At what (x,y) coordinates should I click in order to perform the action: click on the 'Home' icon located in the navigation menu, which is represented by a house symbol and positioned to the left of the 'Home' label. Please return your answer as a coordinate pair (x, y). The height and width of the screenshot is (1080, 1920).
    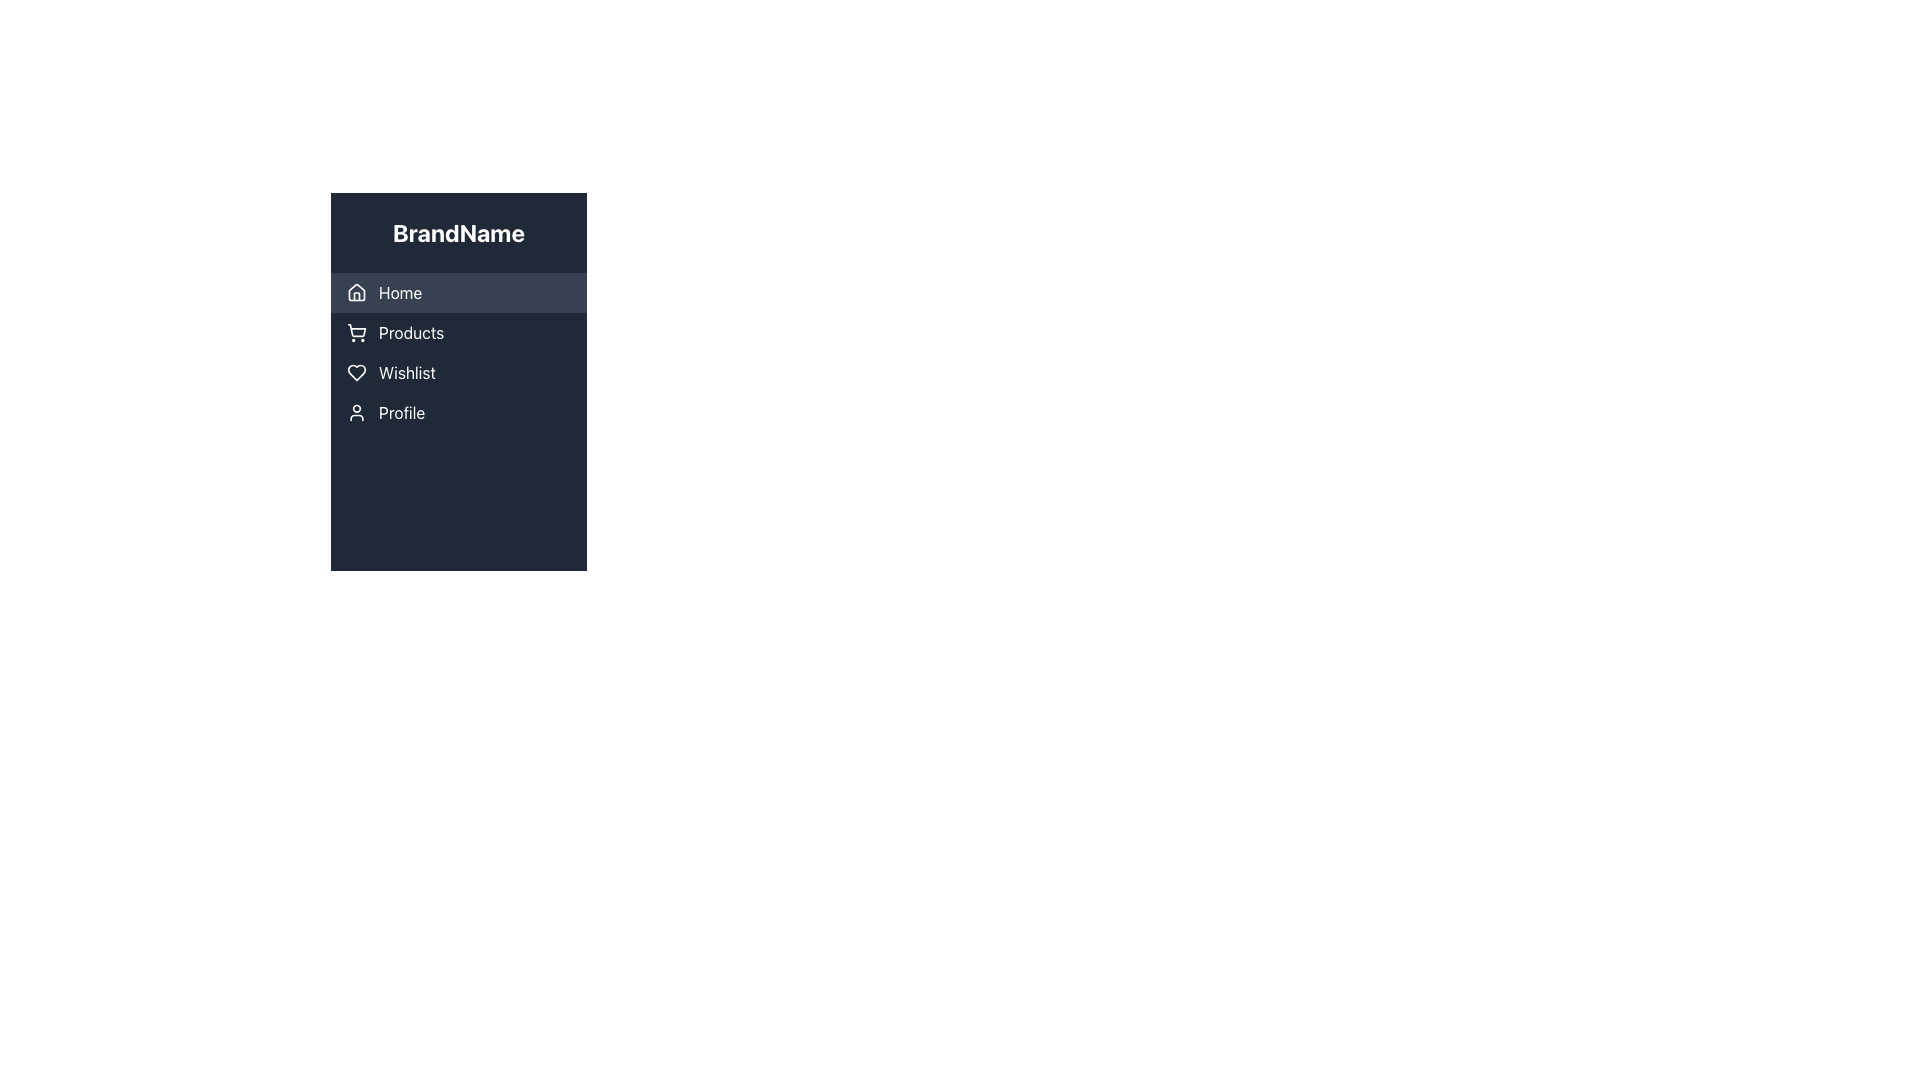
    Looking at the image, I should click on (356, 292).